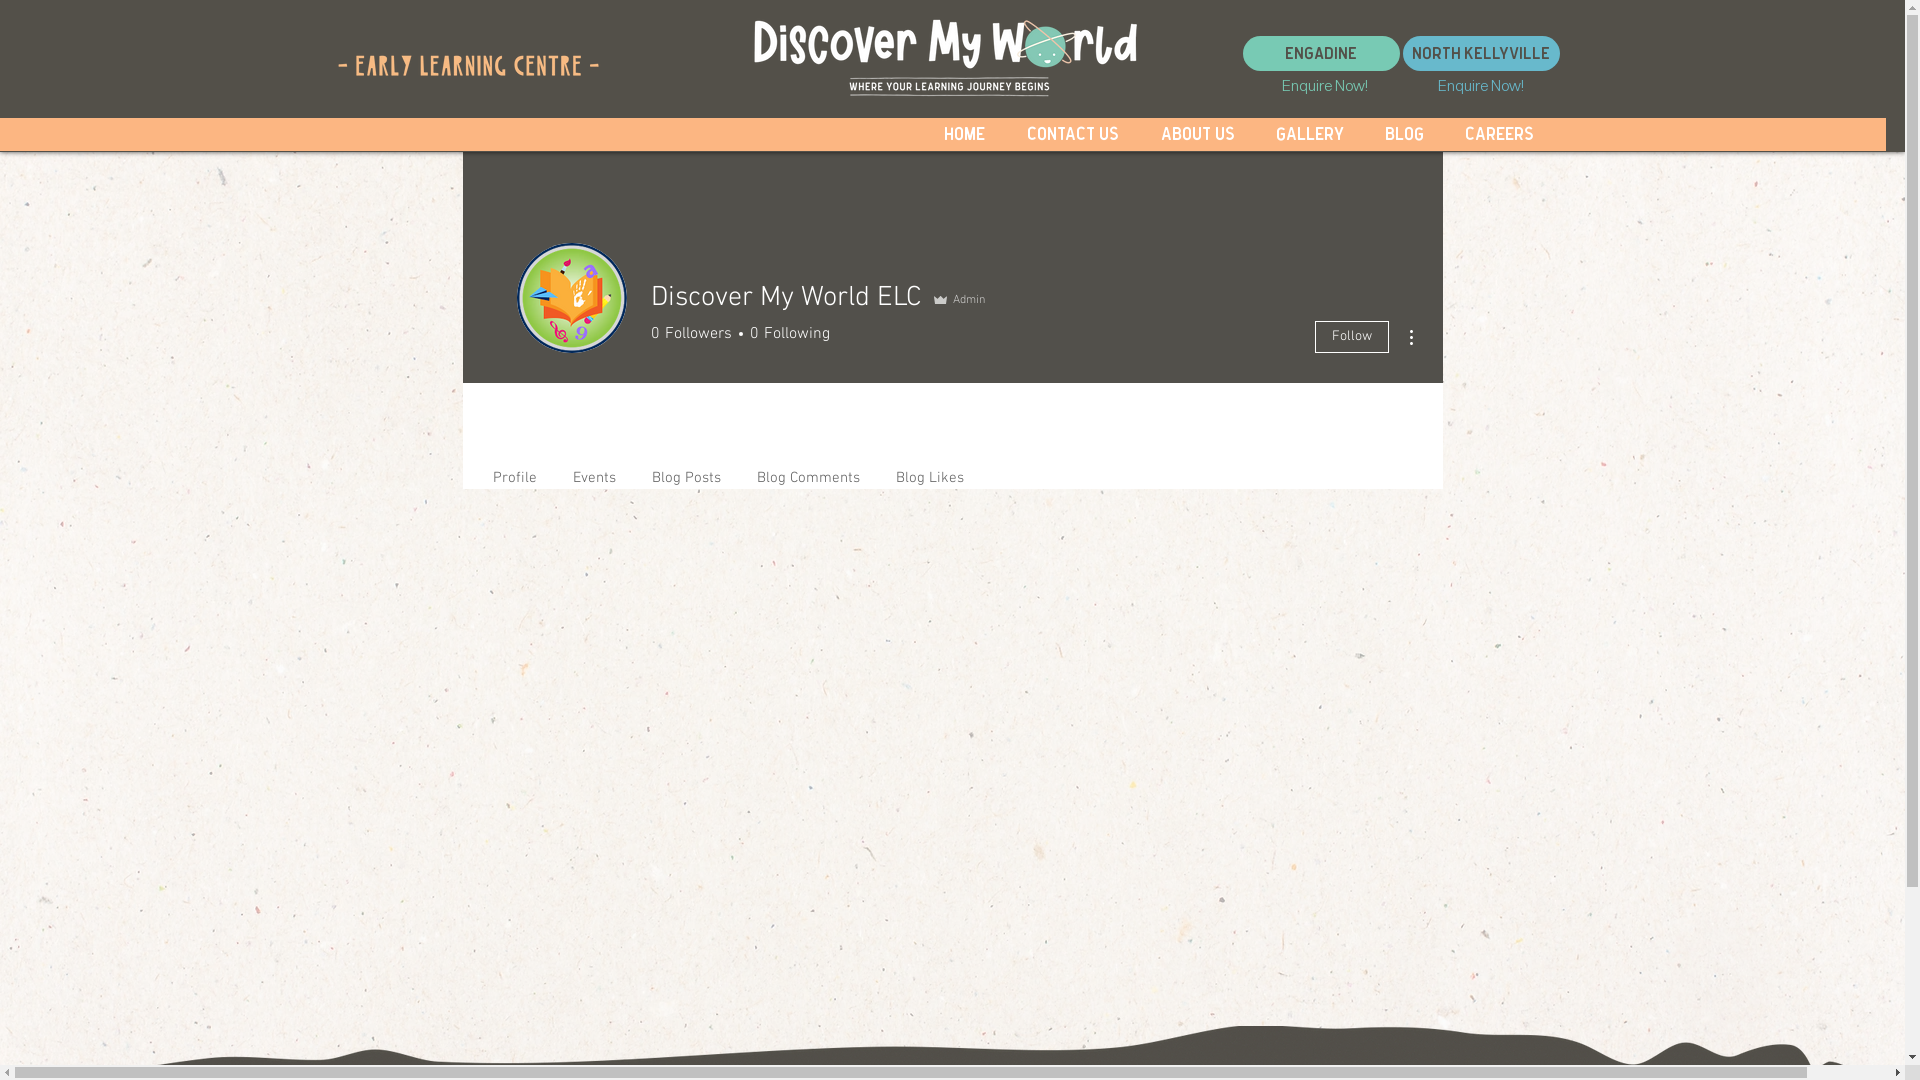 This screenshot has height=1080, width=1920. What do you see at coordinates (784, 333) in the screenshot?
I see `'0` at bounding box center [784, 333].